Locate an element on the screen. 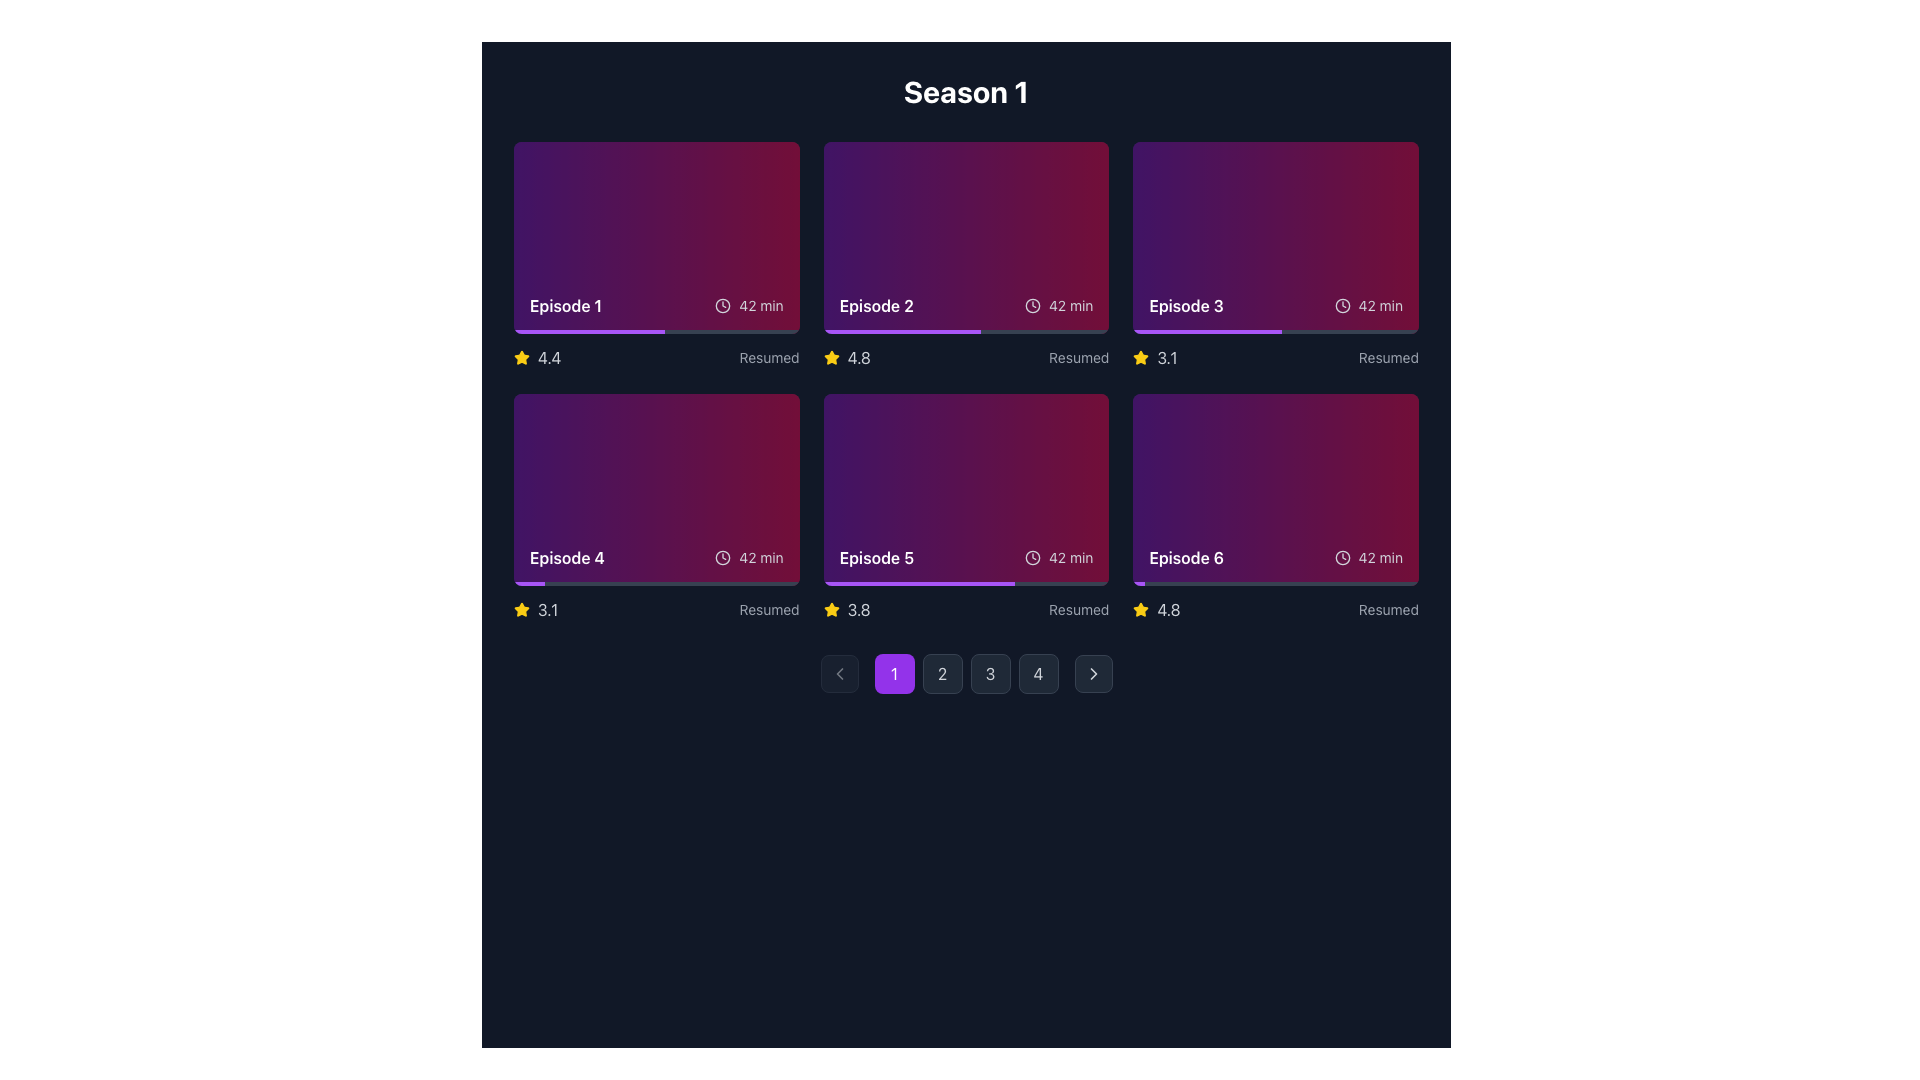 The height and width of the screenshot is (1080, 1920). the SVG circle graphical element representing the boundary of the clock face within the clock icon located in the informational panel of 'Episode 6' is located at coordinates (1342, 558).